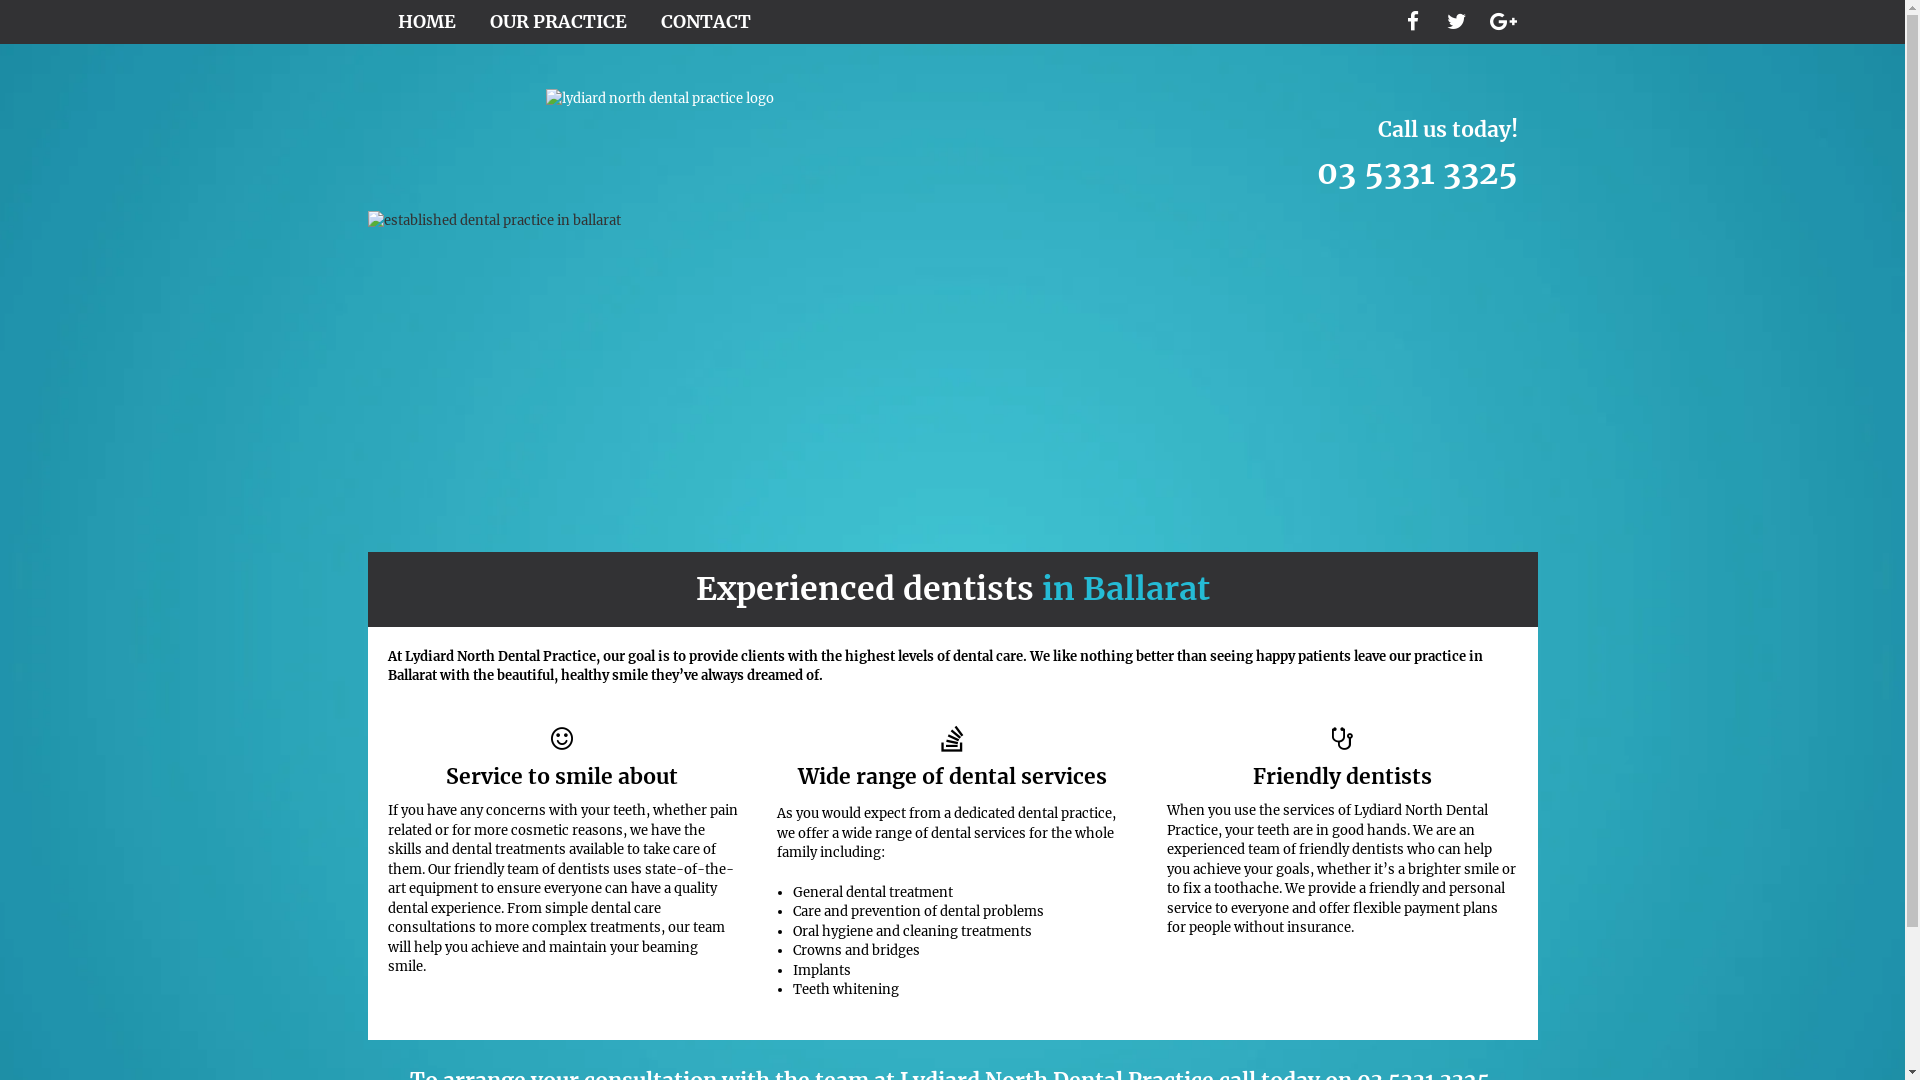 The width and height of the screenshot is (1920, 1080). Describe the element at coordinates (1315, 196) in the screenshot. I see `'03 5331 3325'` at that location.